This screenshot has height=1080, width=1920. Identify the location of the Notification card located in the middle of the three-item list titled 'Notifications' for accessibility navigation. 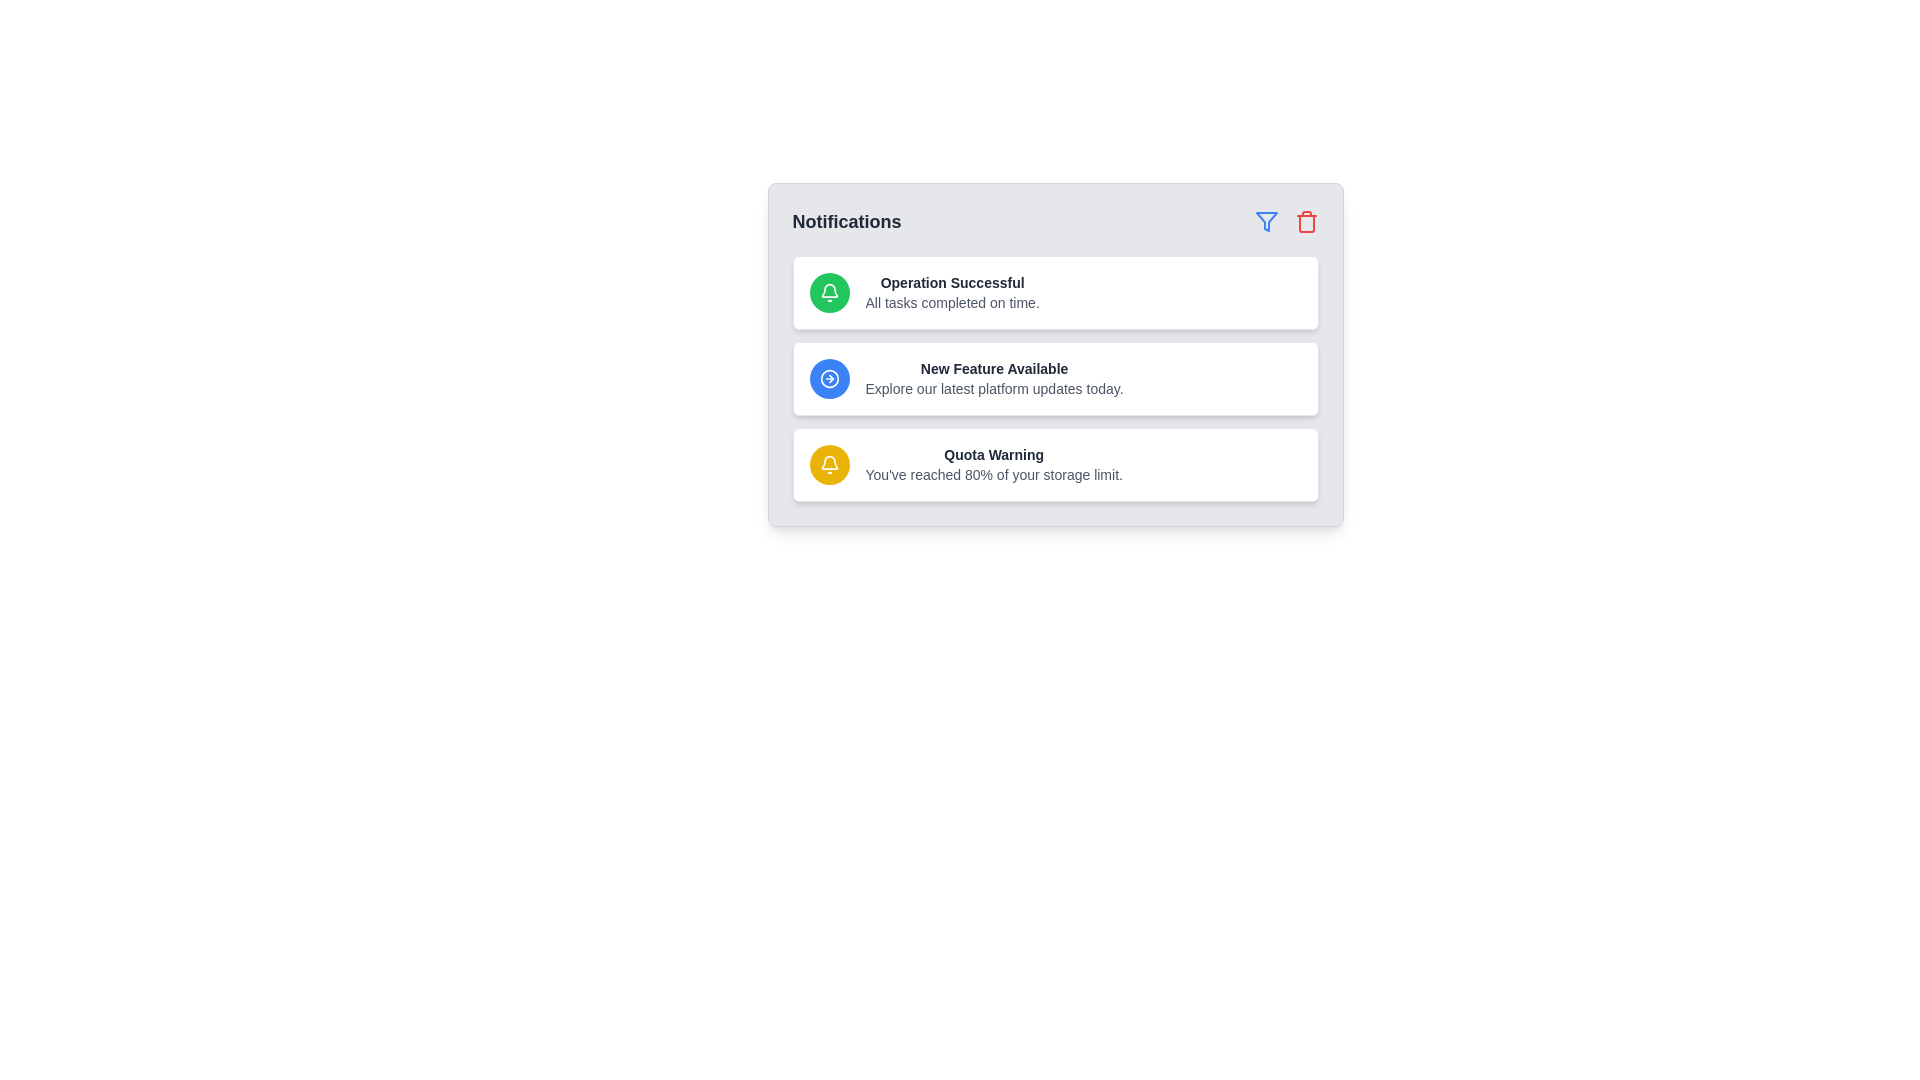
(1054, 353).